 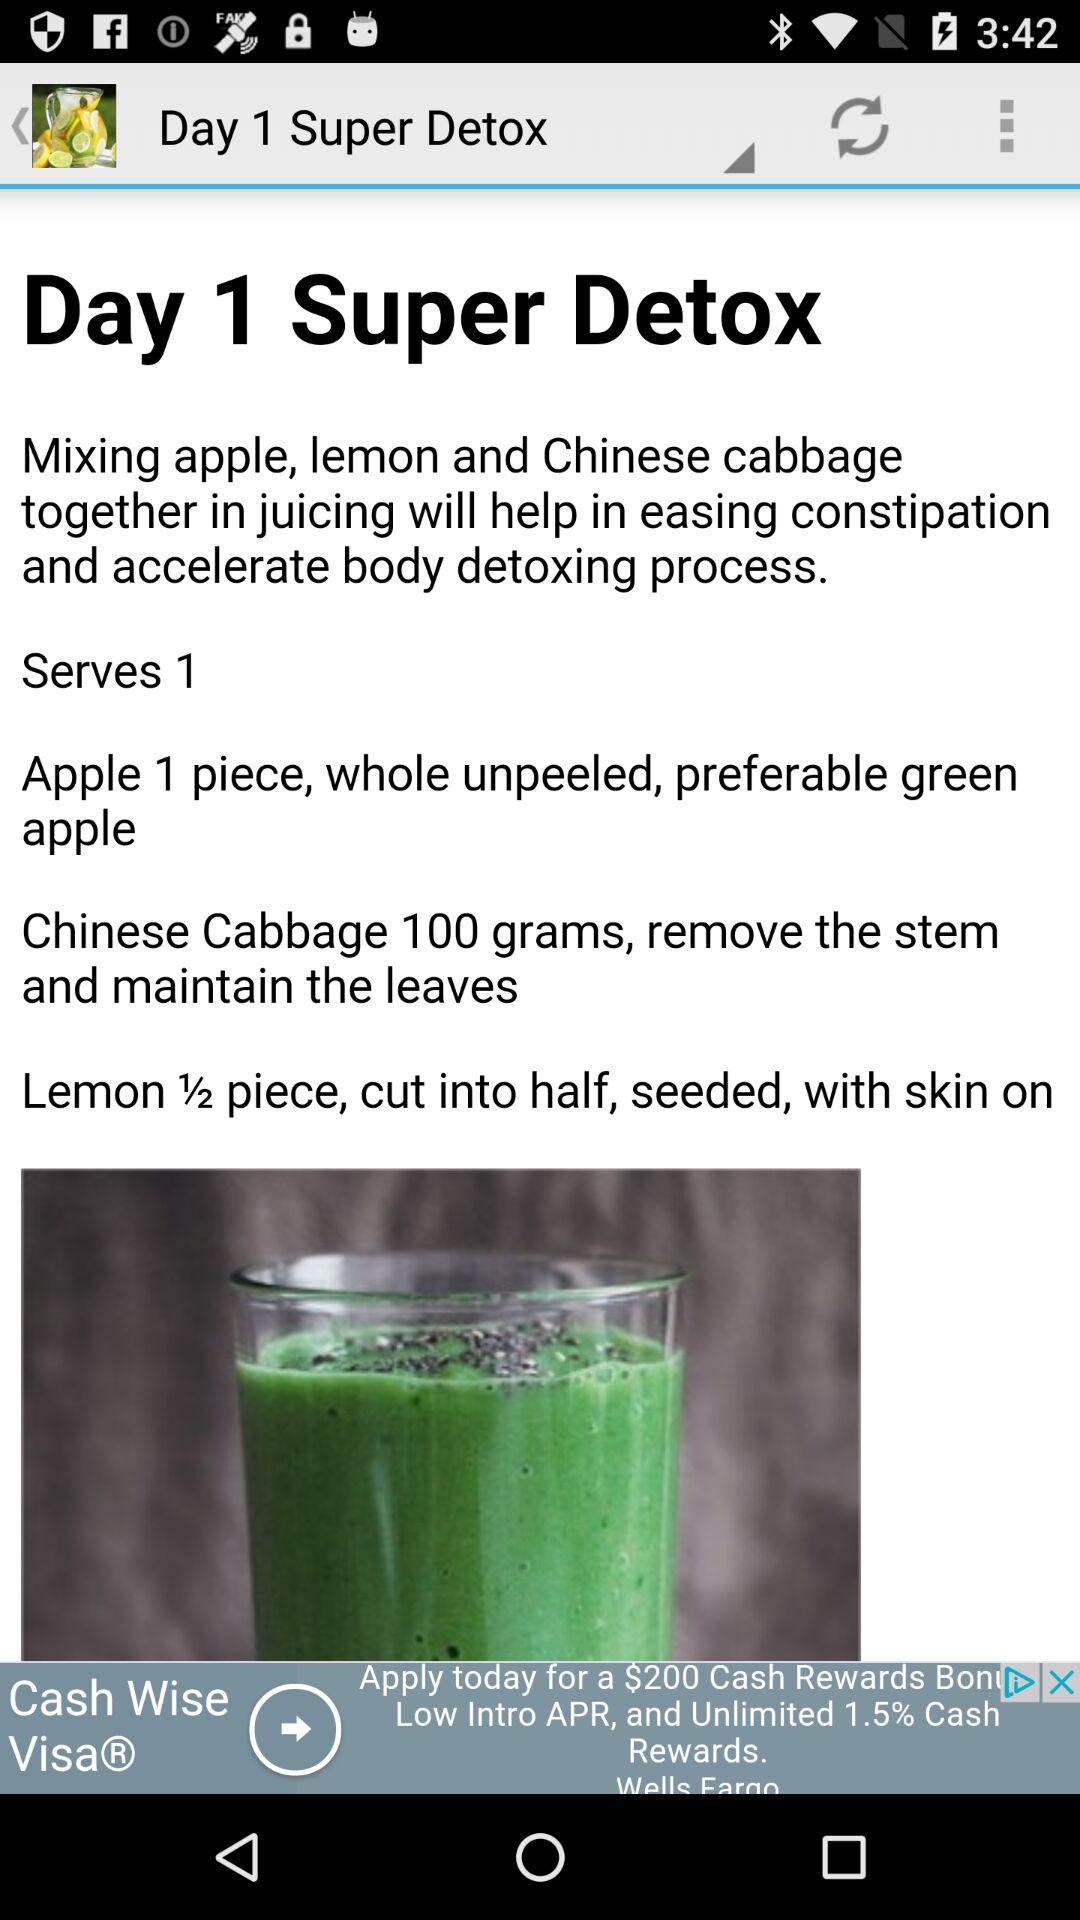 What do you see at coordinates (540, 924) in the screenshot?
I see `description` at bounding box center [540, 924].